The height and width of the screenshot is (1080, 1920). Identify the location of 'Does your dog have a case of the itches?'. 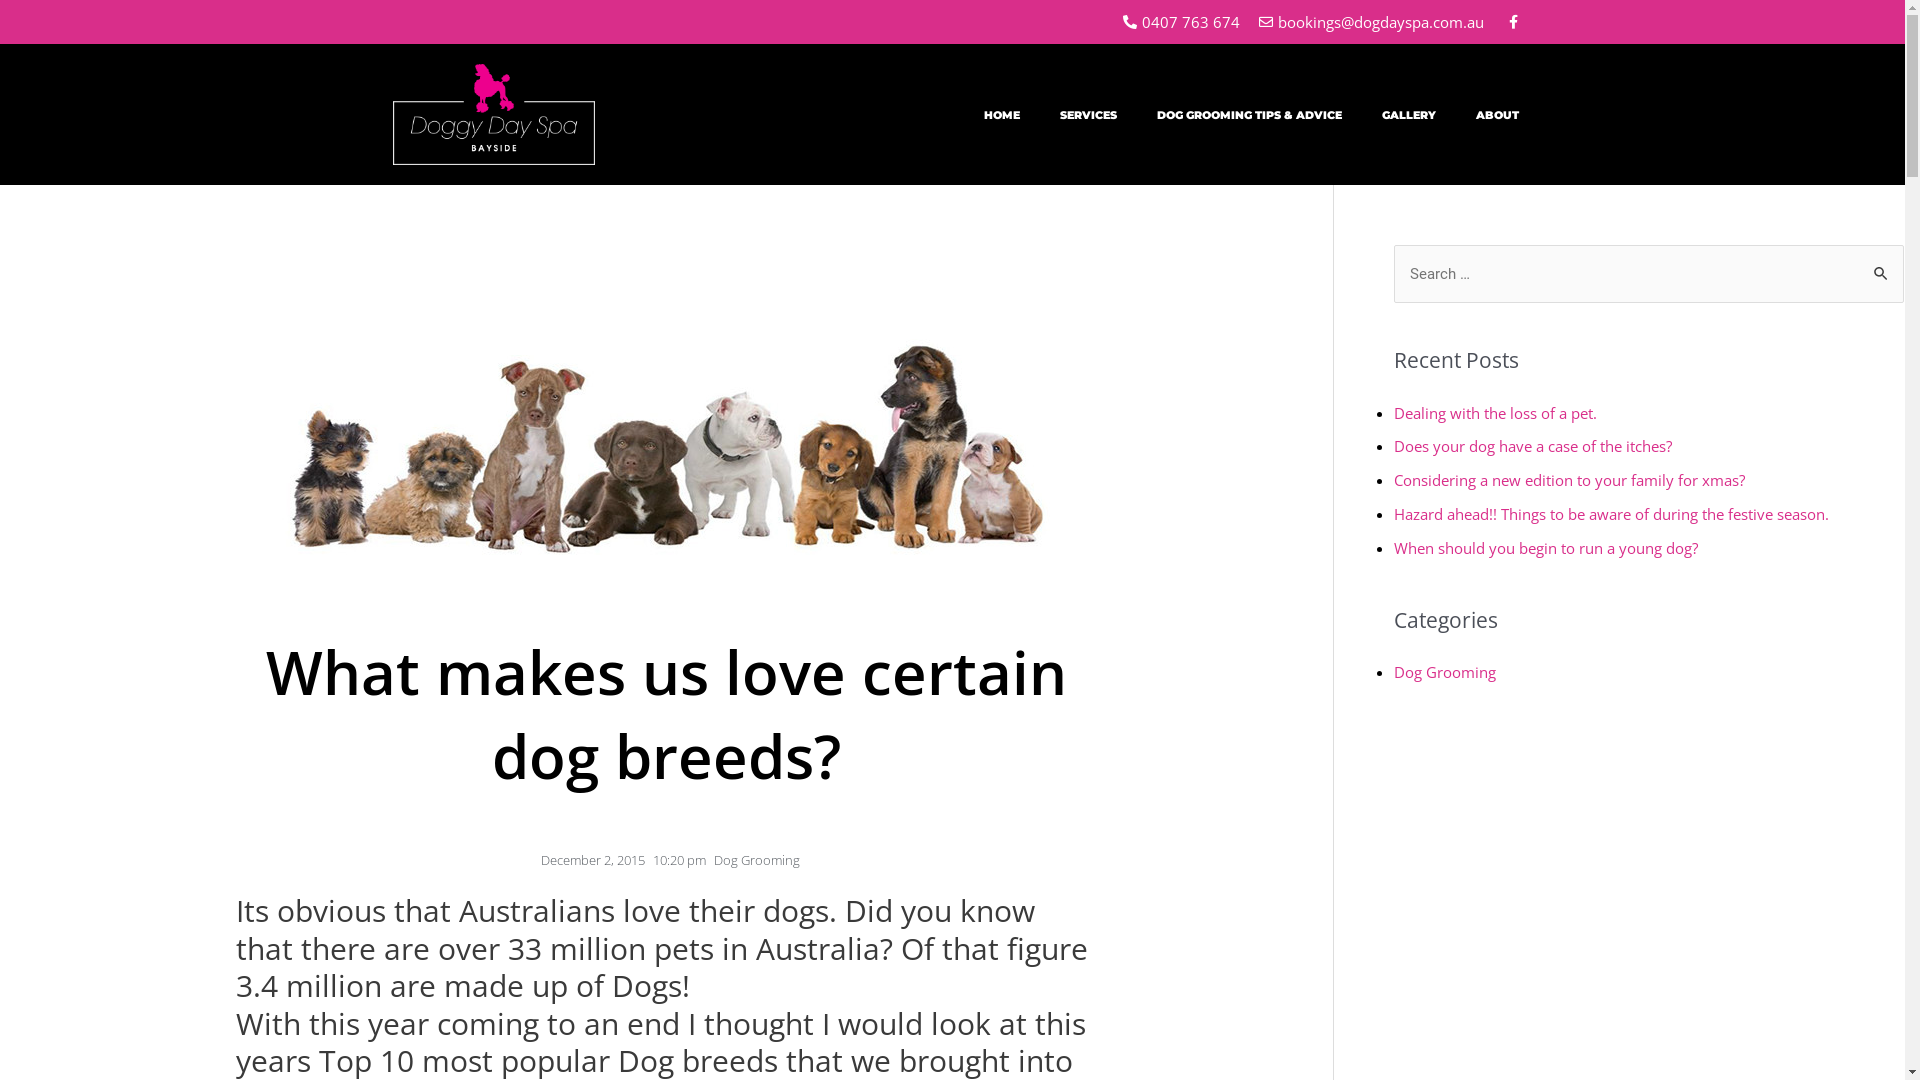
(1392, 445).